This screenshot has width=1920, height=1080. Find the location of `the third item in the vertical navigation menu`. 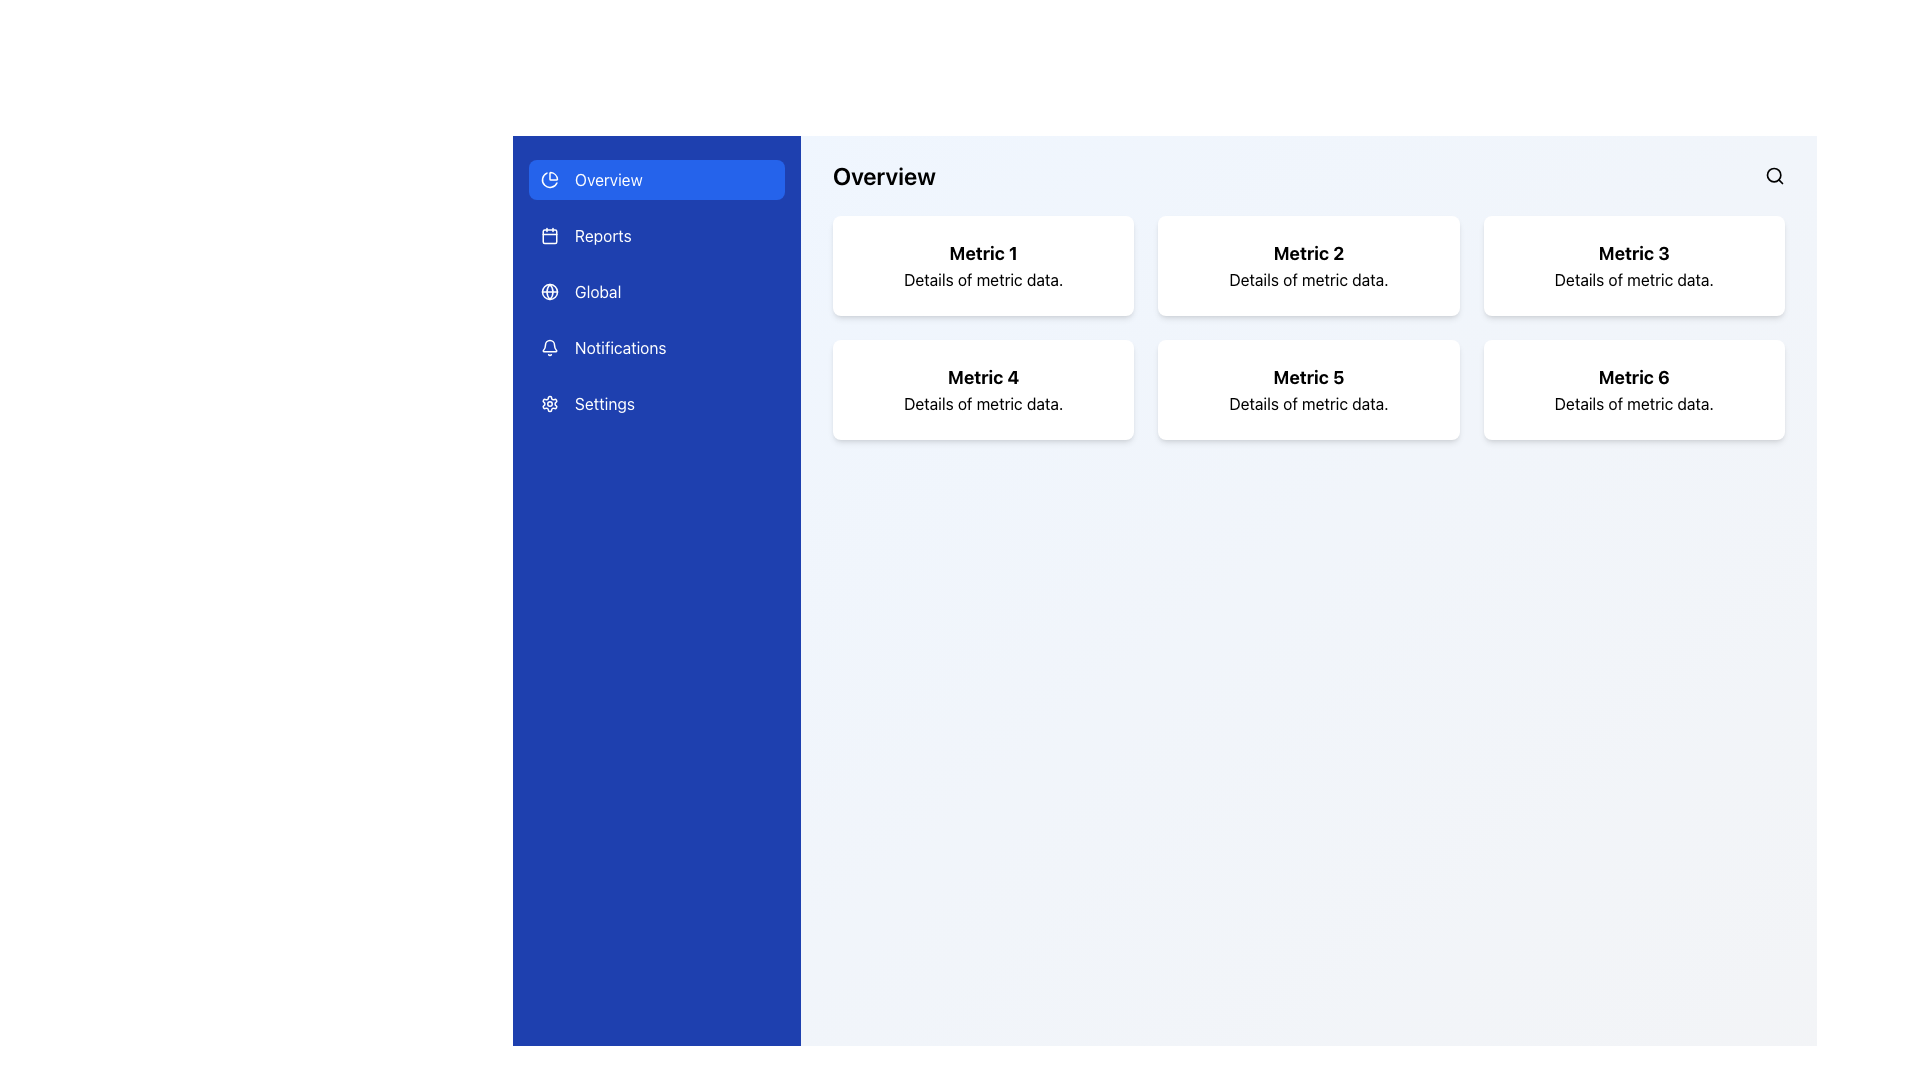

the third item in the vertical navigation menu is located at coordinates (657, 292).